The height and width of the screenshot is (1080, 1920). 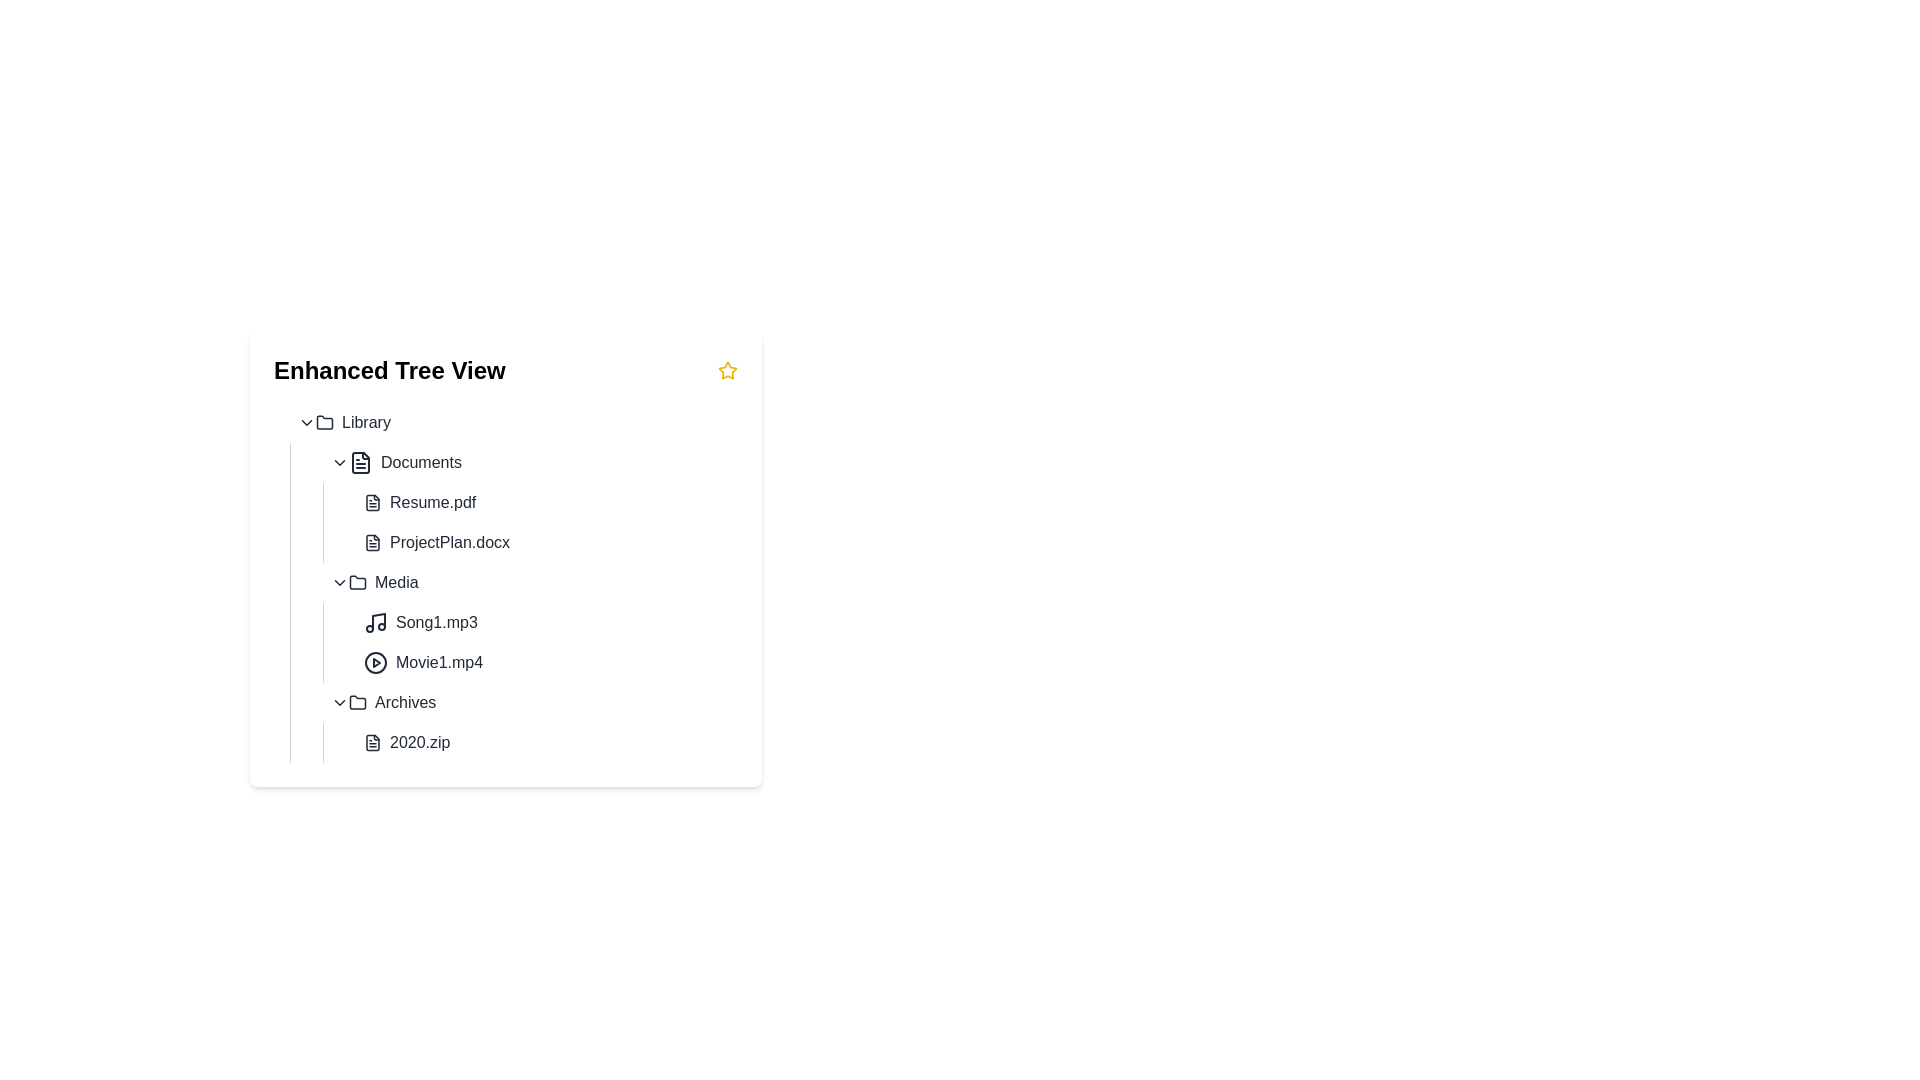 What do you see at coordinates (547, 622) in the screenshot?
I see `the first list item labeled 'Song1.mp3' under the 'Media' folder` at bounding box center [547, 622].